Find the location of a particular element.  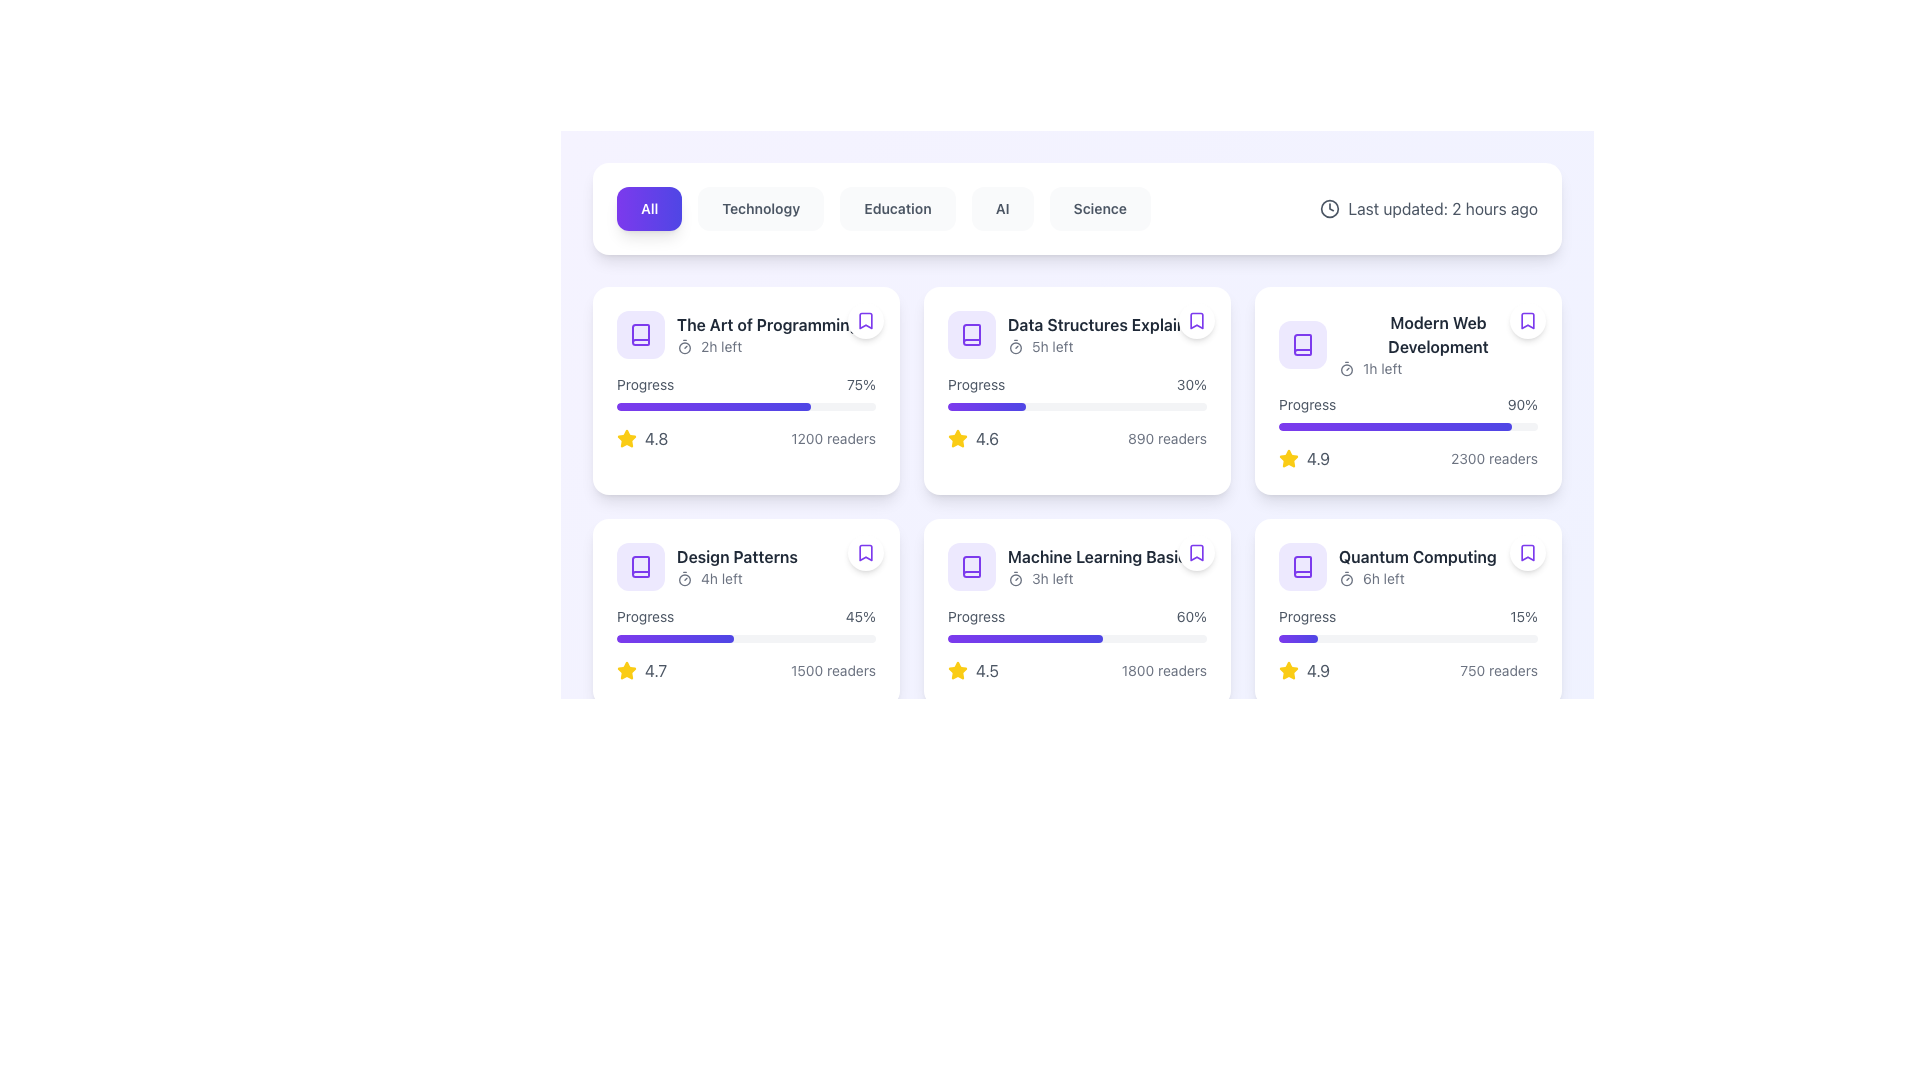

the SVG circle graphical element that represents a timer, centrally located within an icon in the component header among the content cards is located at coordinates (1347, 370).